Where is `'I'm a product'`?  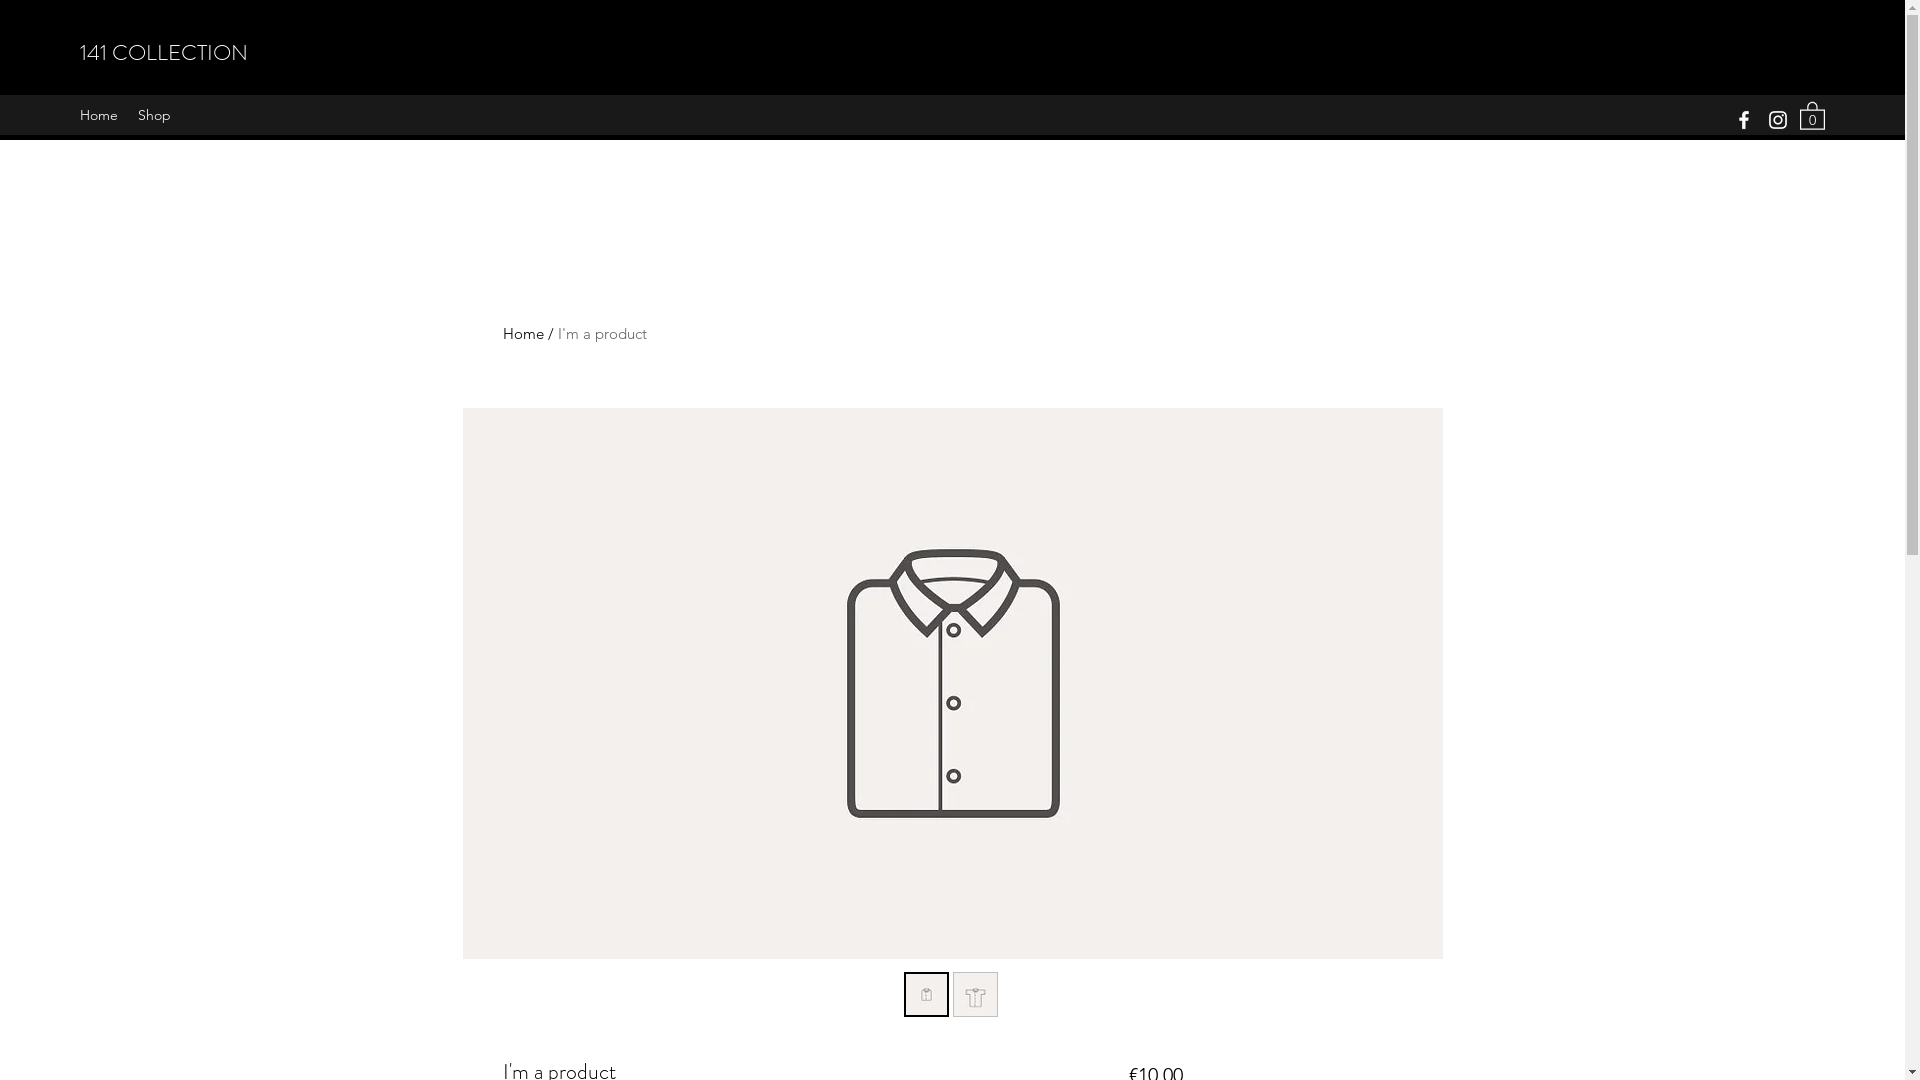 'I'm a product' is located at coordinates (601, 332).